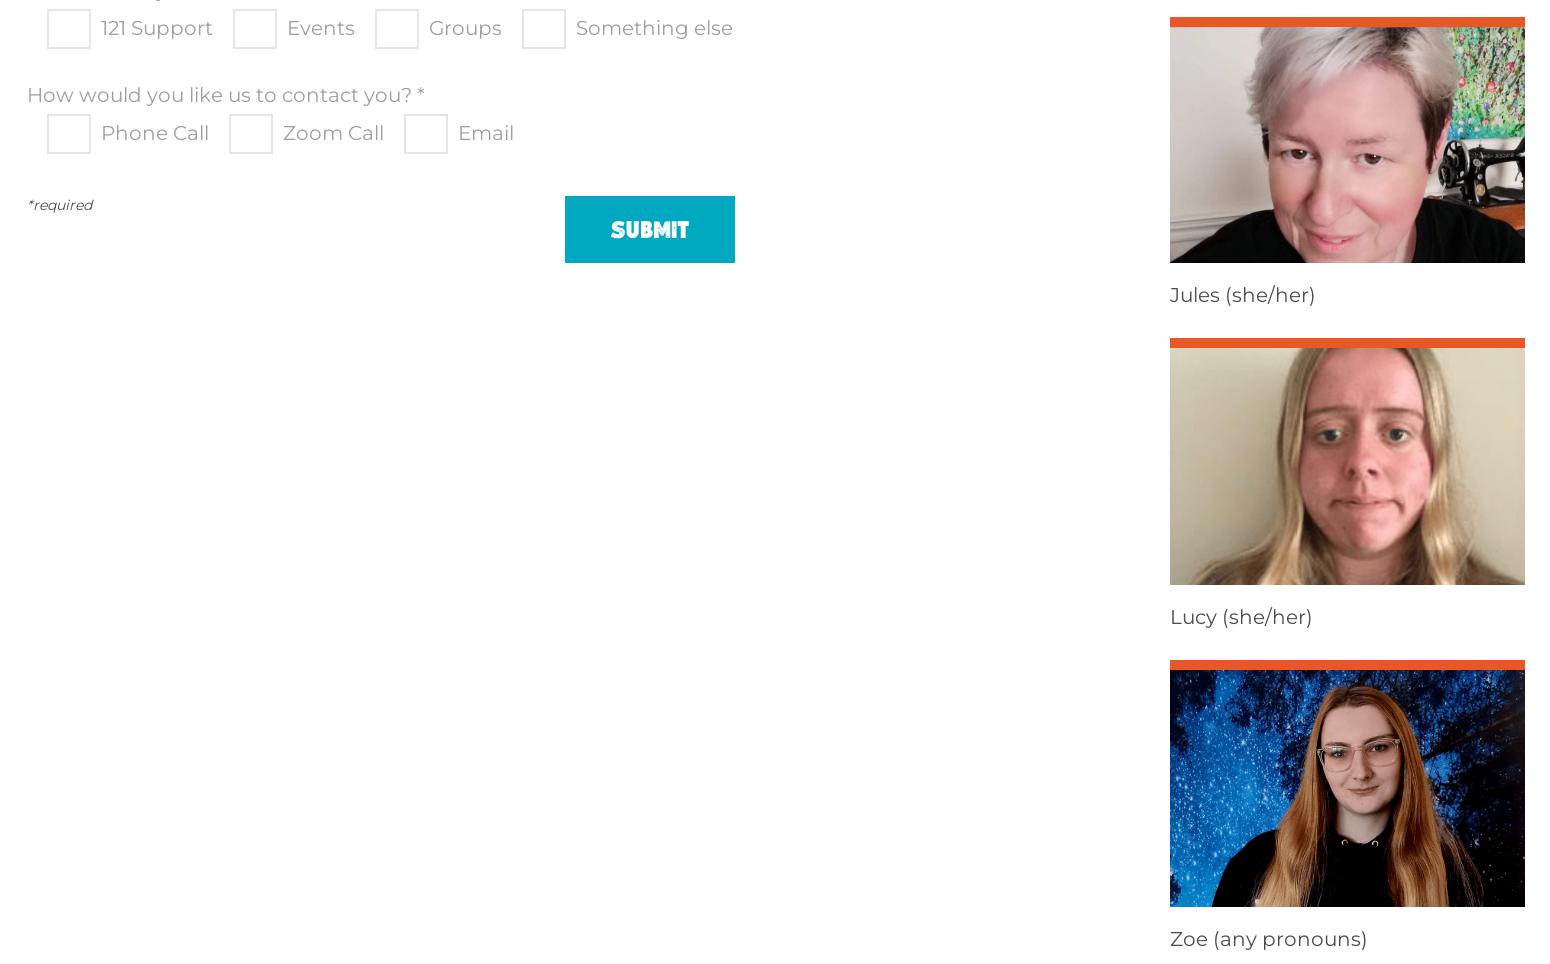 The width and height of the screenshot is (1550, 964). Describe the element at coordinates (1240, 616) in the screenshot. I see `'Lucy (she/her)'` at that location.